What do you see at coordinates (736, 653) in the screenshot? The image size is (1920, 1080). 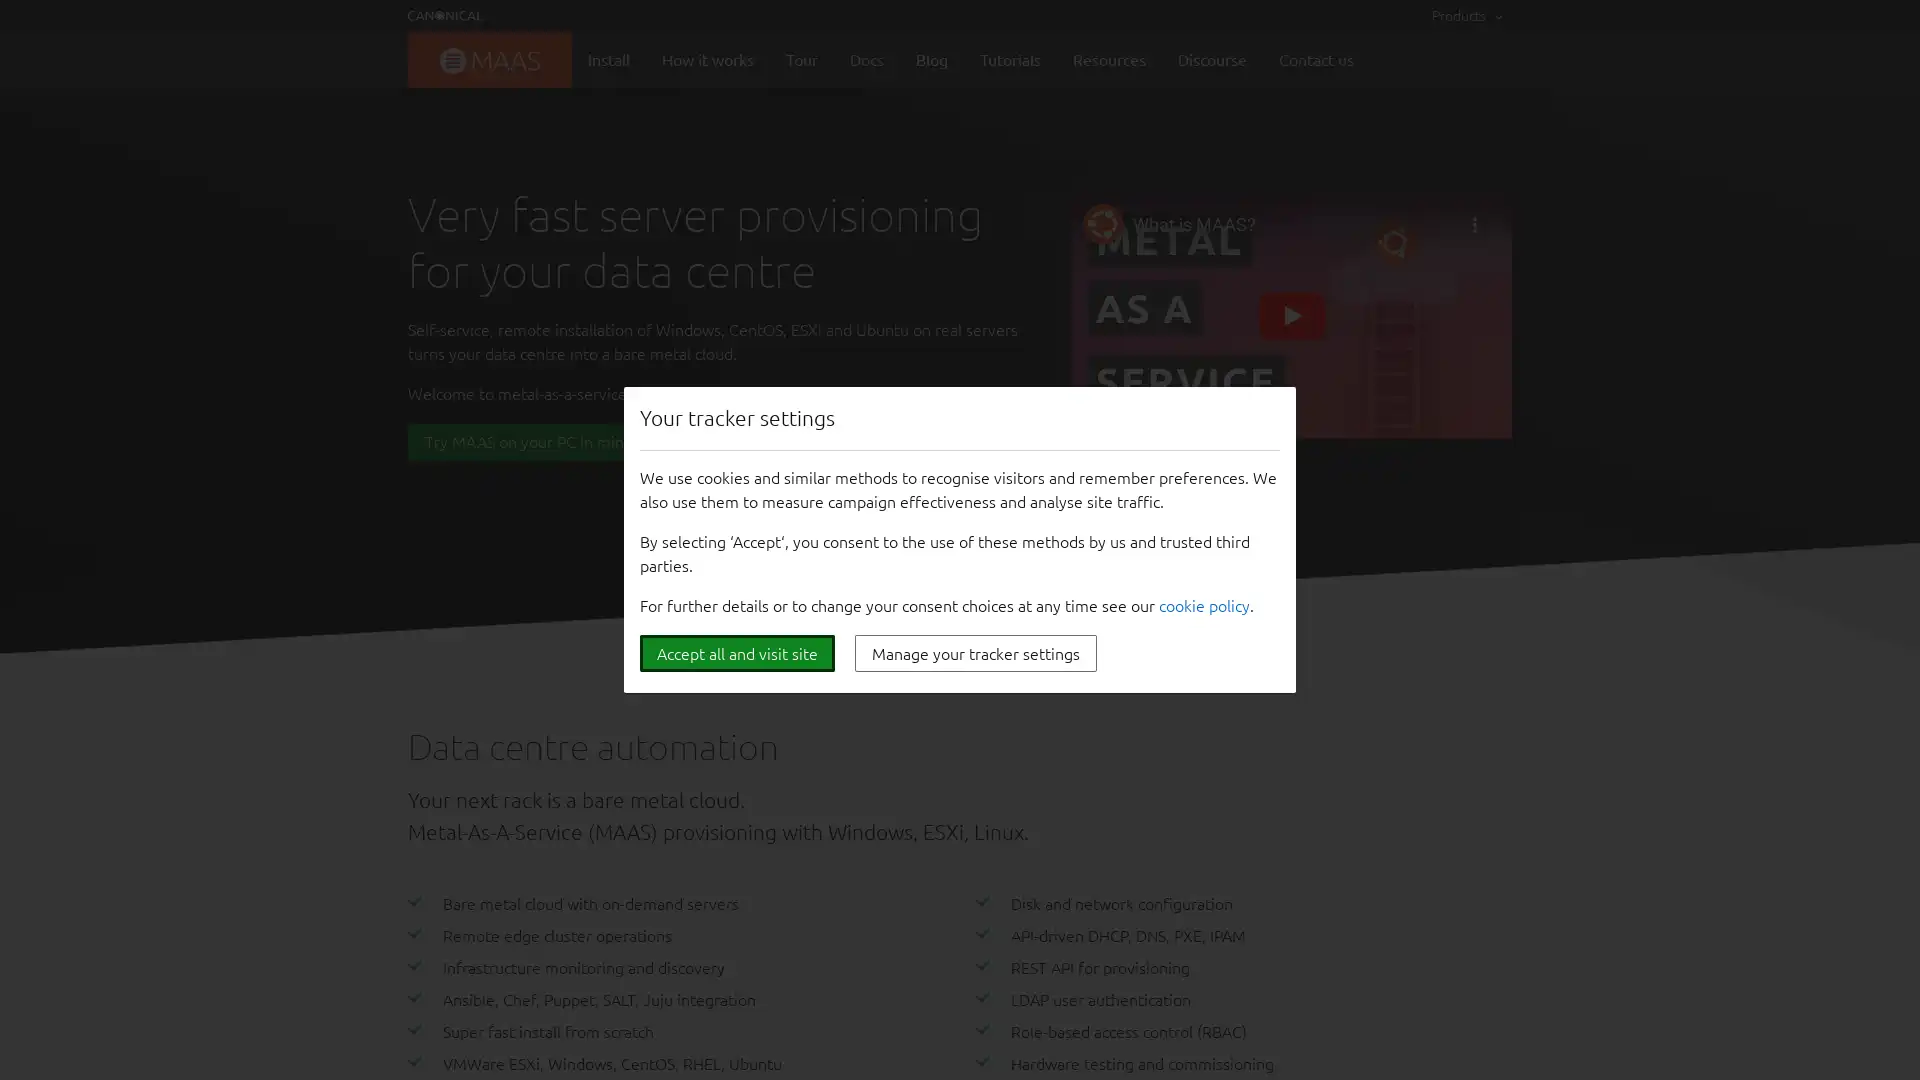 I see `Accept all and visit site` at bounding box center [736, 653].